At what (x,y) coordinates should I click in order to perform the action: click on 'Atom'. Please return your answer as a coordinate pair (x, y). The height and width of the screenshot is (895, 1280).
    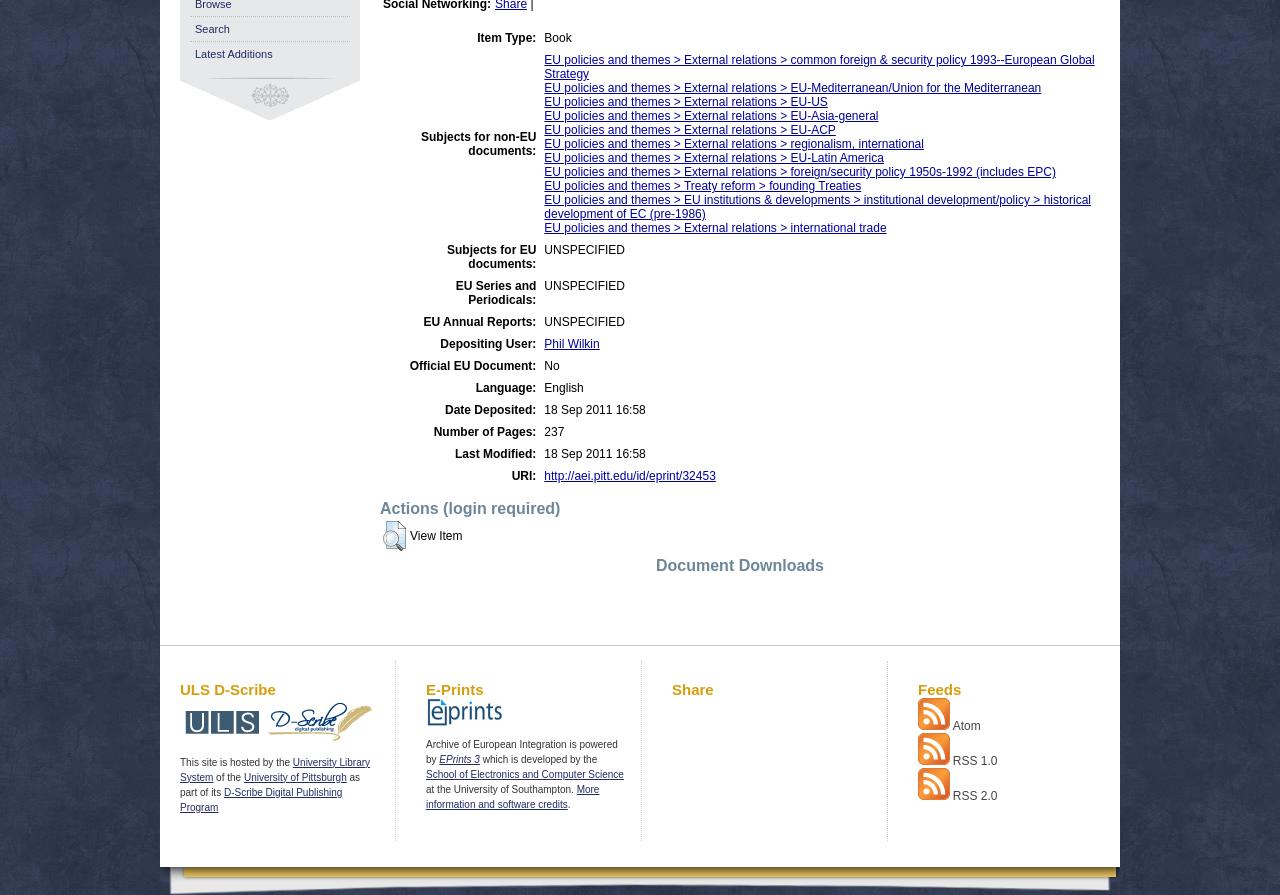
    Looking at the image, I should click on (966, 724).